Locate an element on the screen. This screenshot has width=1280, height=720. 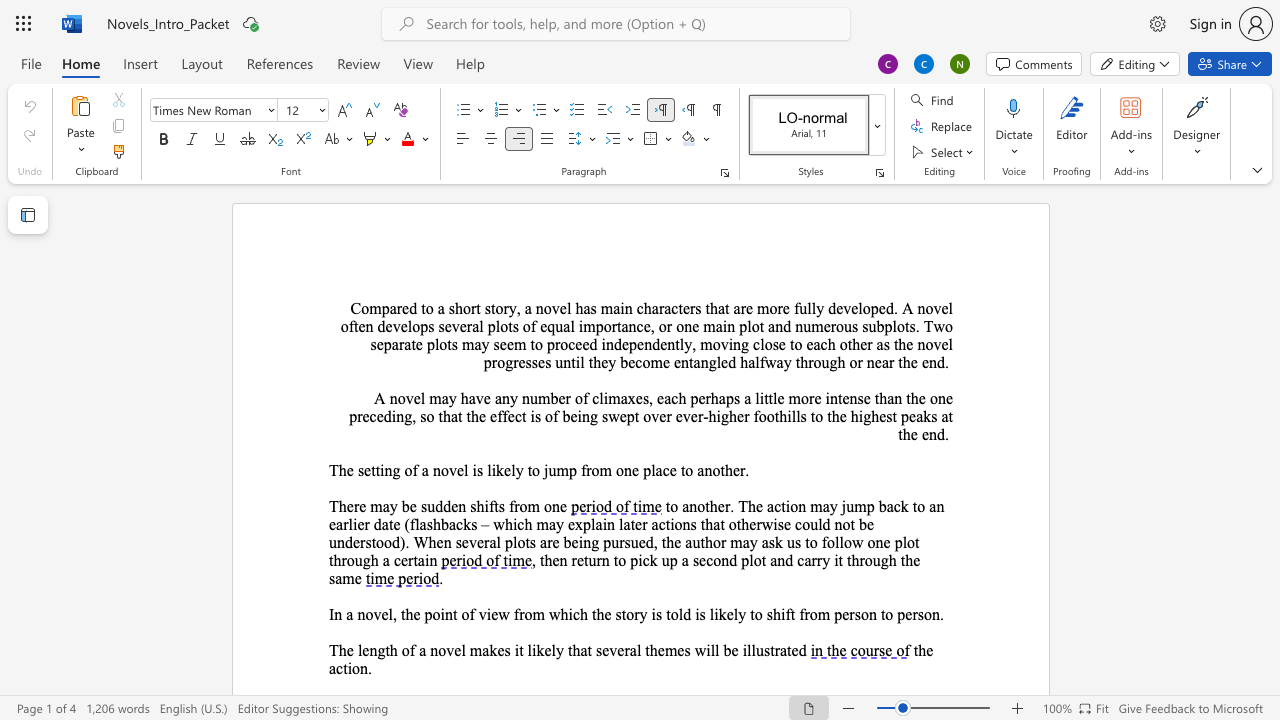
the 2th character "o" in the text is located at coordinates (577, 398).